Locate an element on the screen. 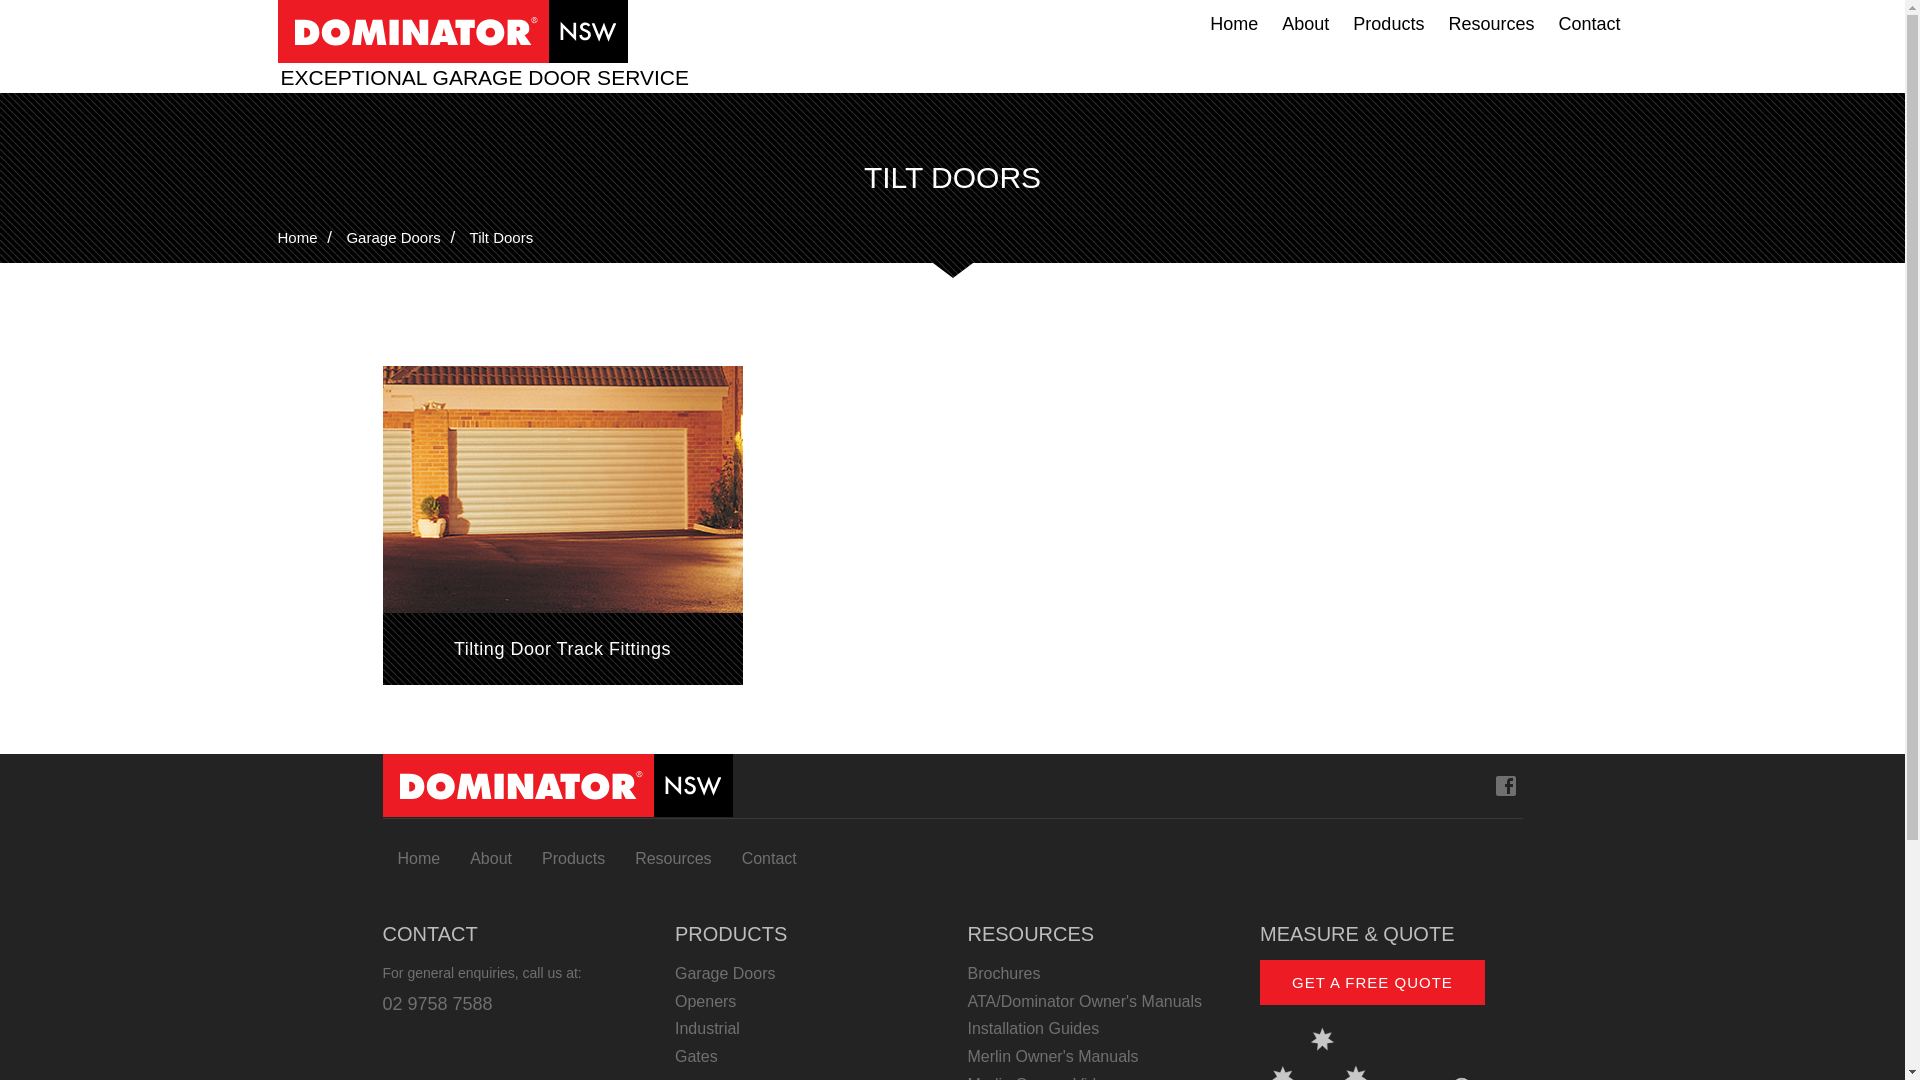 This screenshot has height=1080, width=1920. 'Tilting Door Track Fittings' is located at coordinates (382, 524).